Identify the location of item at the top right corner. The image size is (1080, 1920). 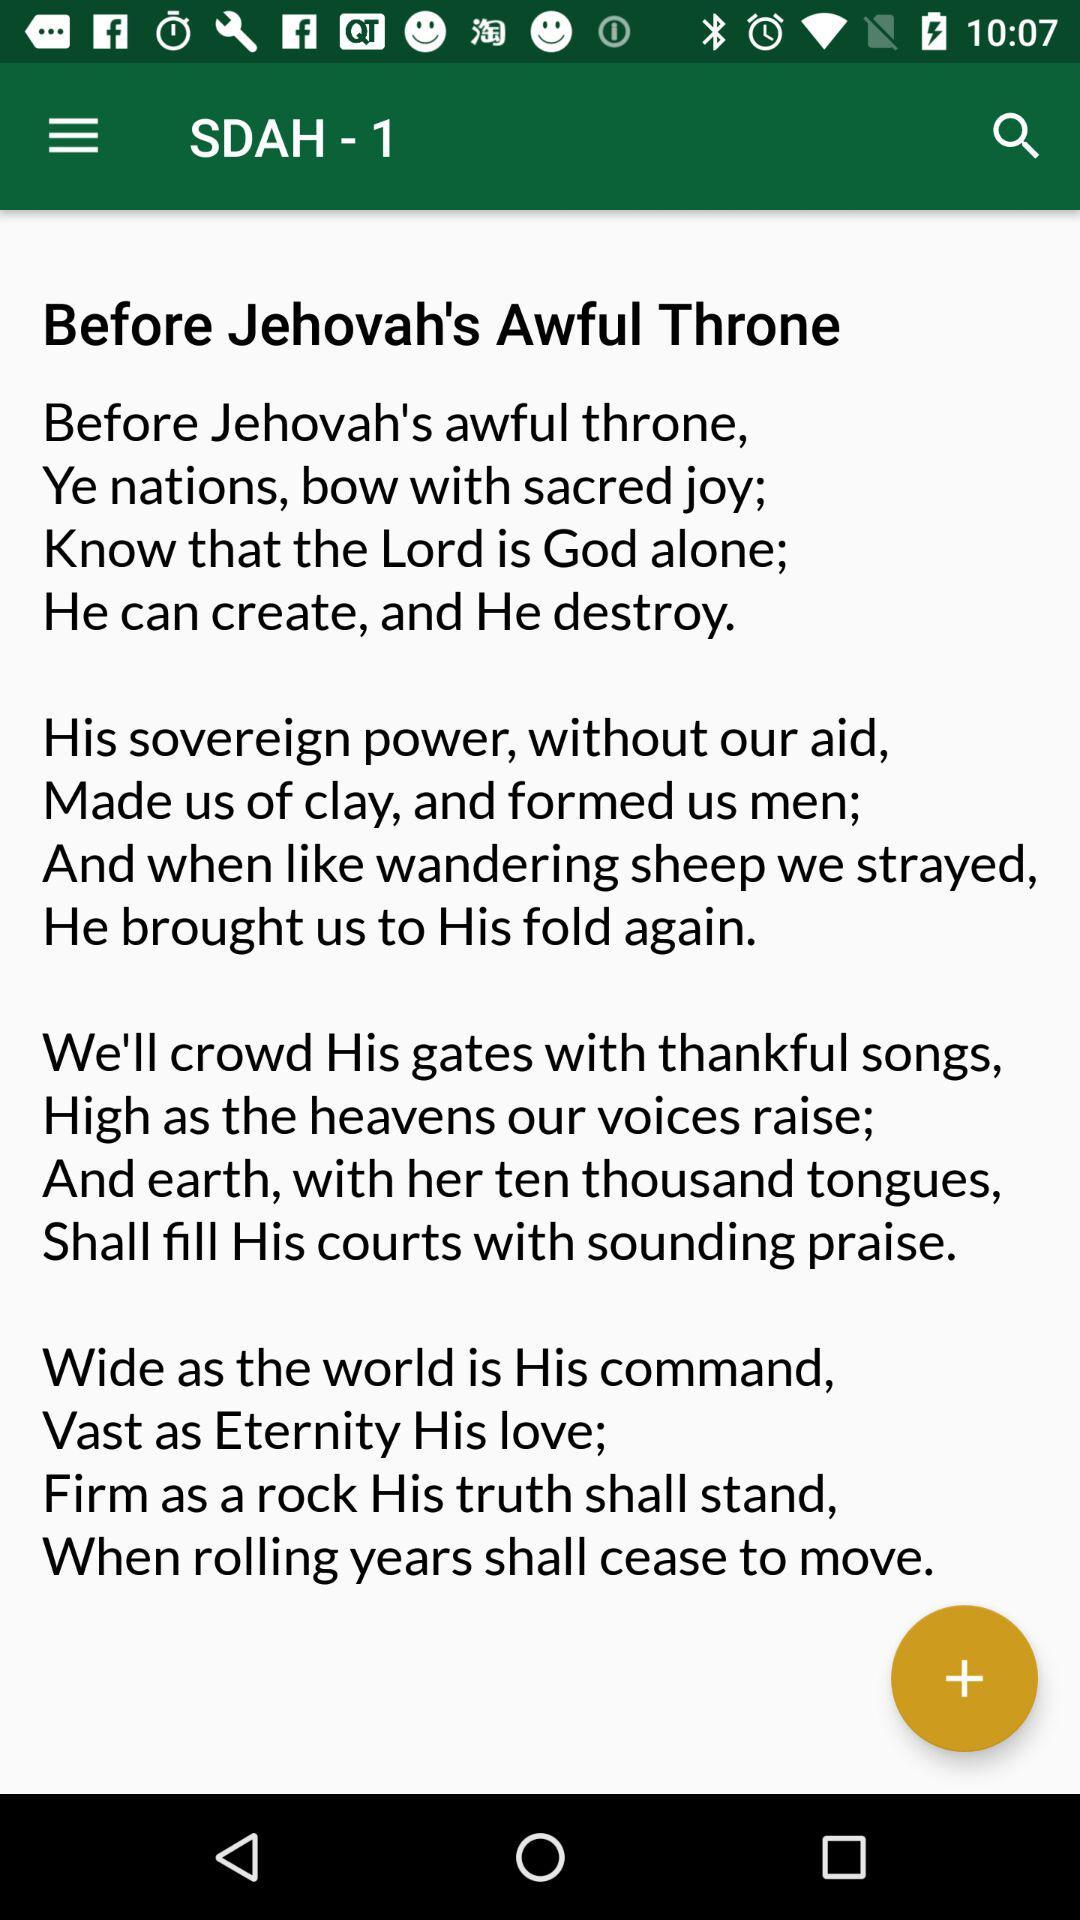
(1017, 135).